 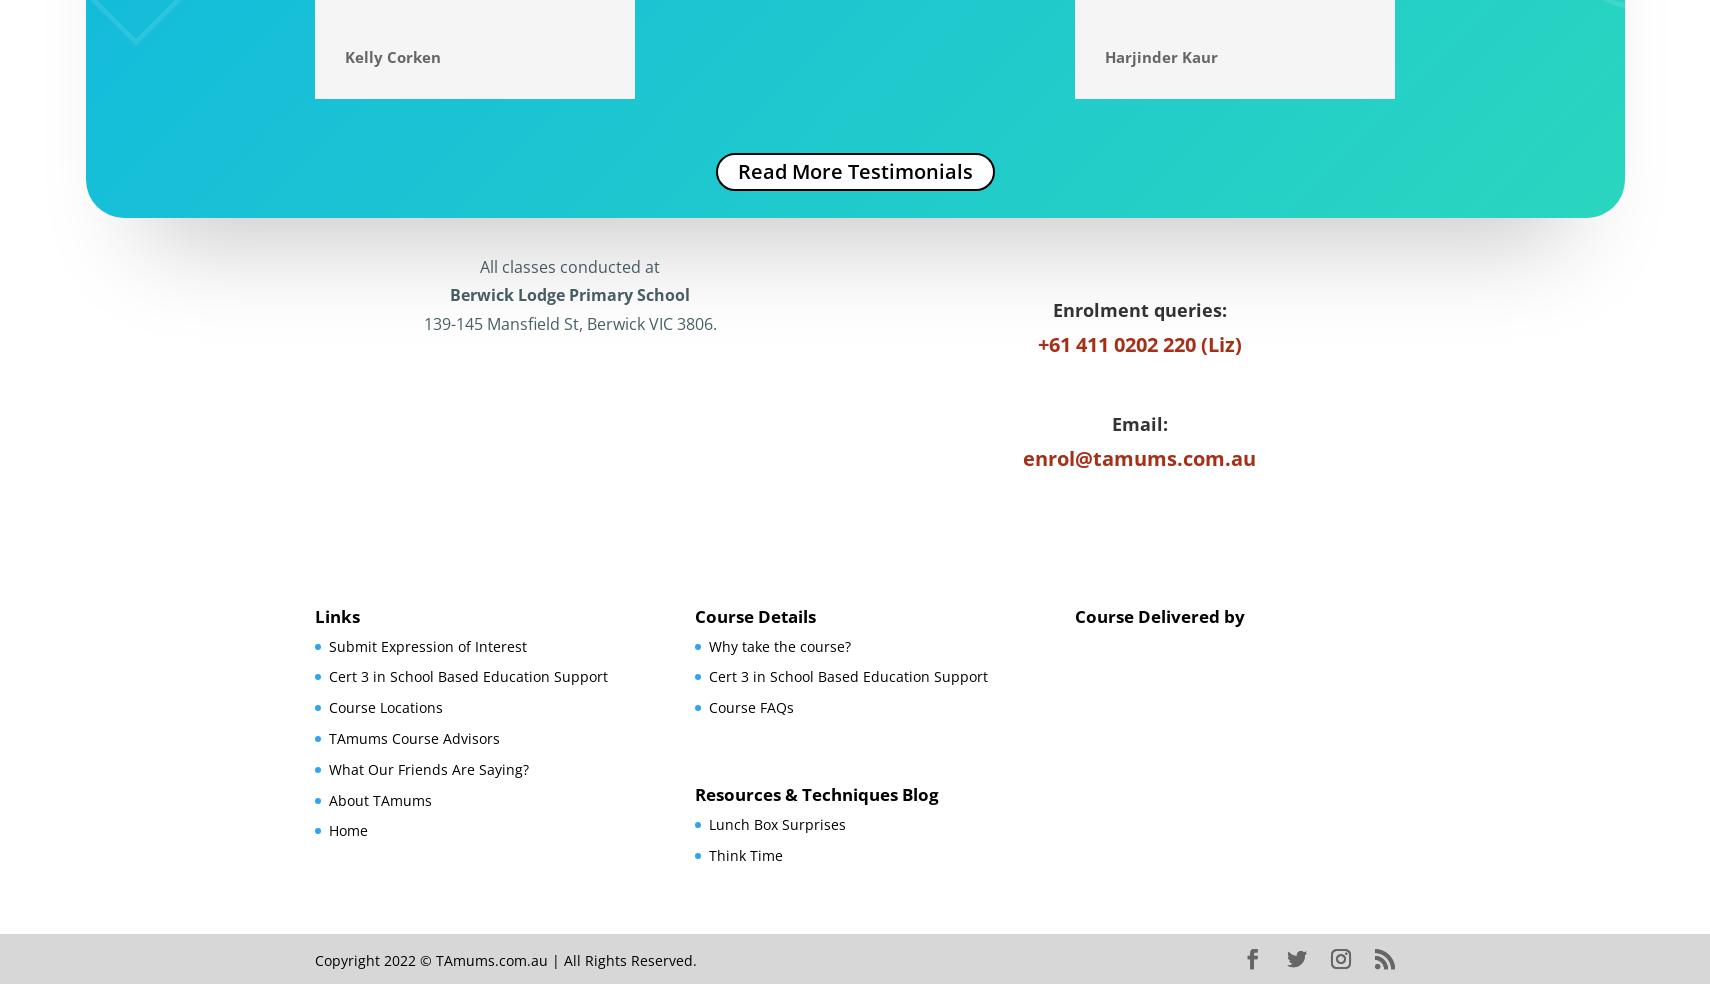 I want to click on 'Read More Testimonials', so click(x=737, y=170).